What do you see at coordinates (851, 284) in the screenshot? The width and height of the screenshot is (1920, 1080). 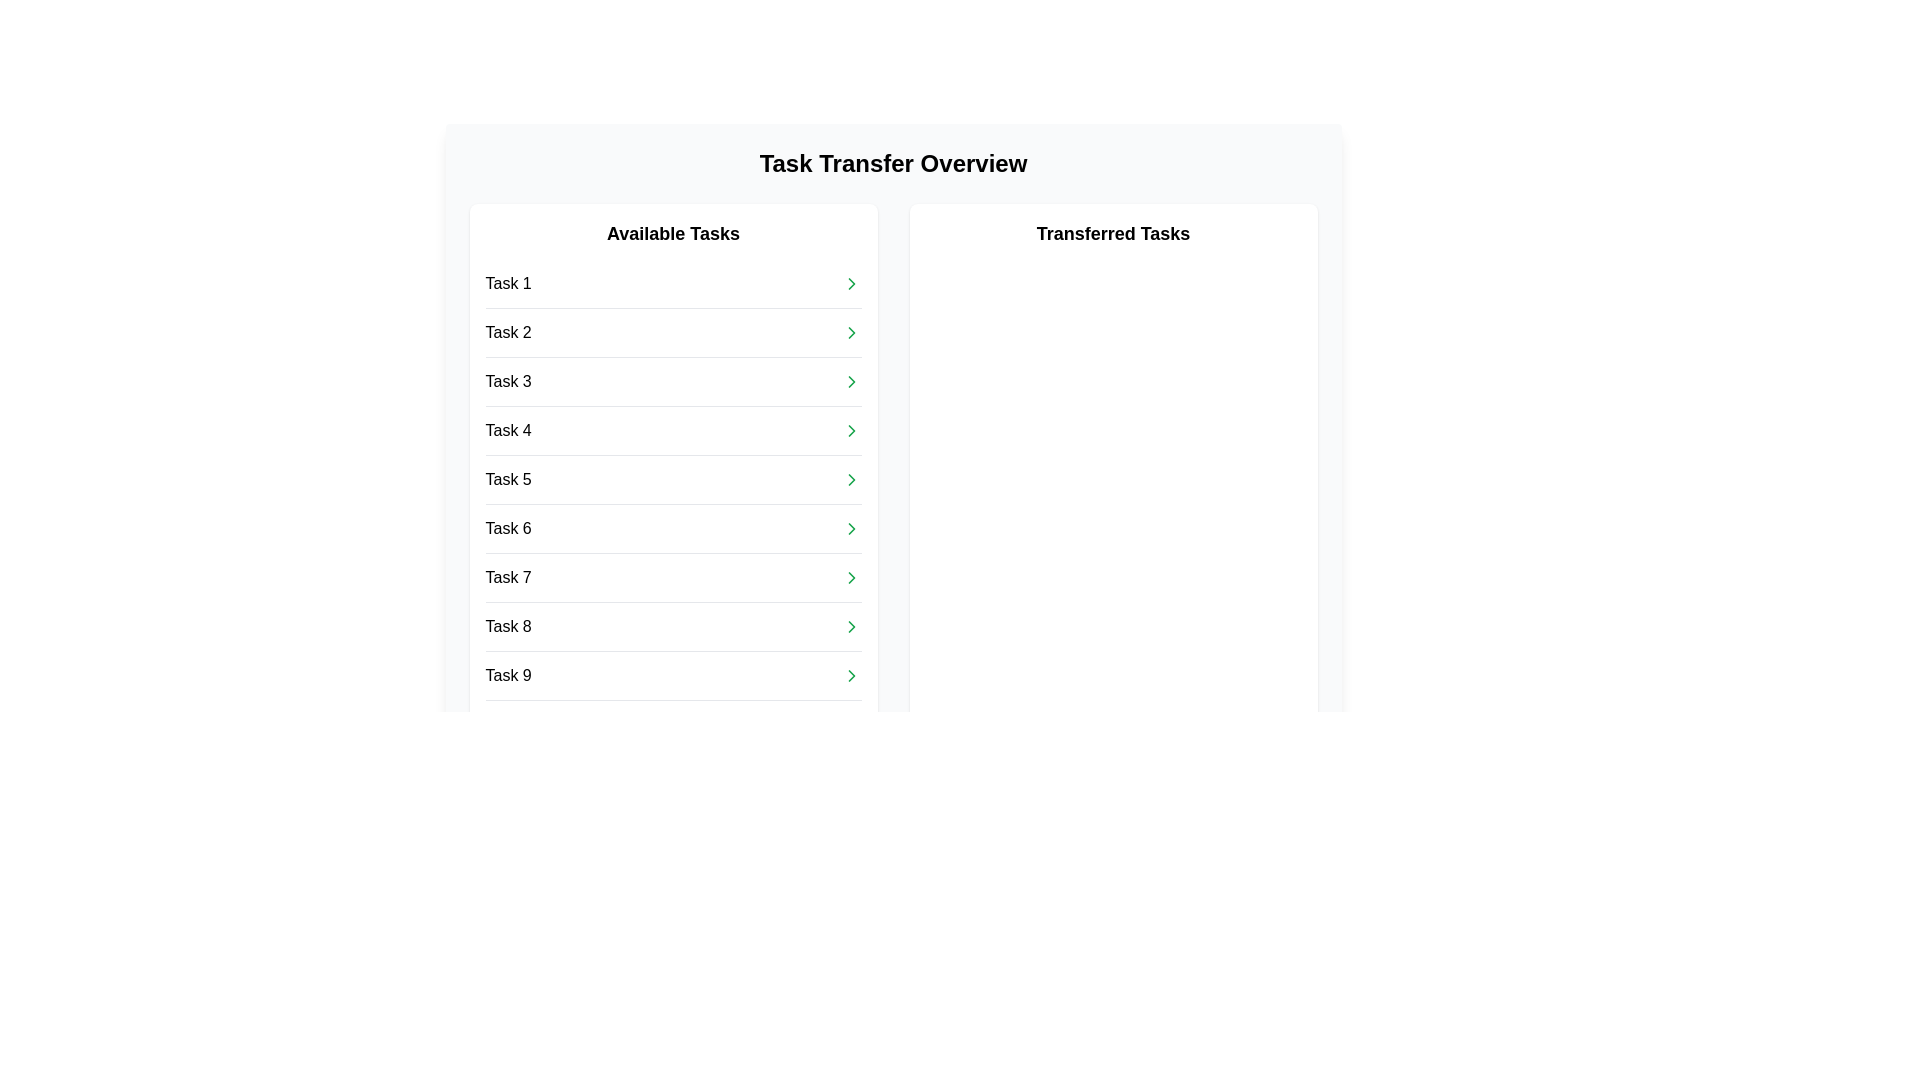 I see `the green arrow icon on the right side of 'Task 1' in the 'Available Tasks' list` at bounding box center [851, 284].